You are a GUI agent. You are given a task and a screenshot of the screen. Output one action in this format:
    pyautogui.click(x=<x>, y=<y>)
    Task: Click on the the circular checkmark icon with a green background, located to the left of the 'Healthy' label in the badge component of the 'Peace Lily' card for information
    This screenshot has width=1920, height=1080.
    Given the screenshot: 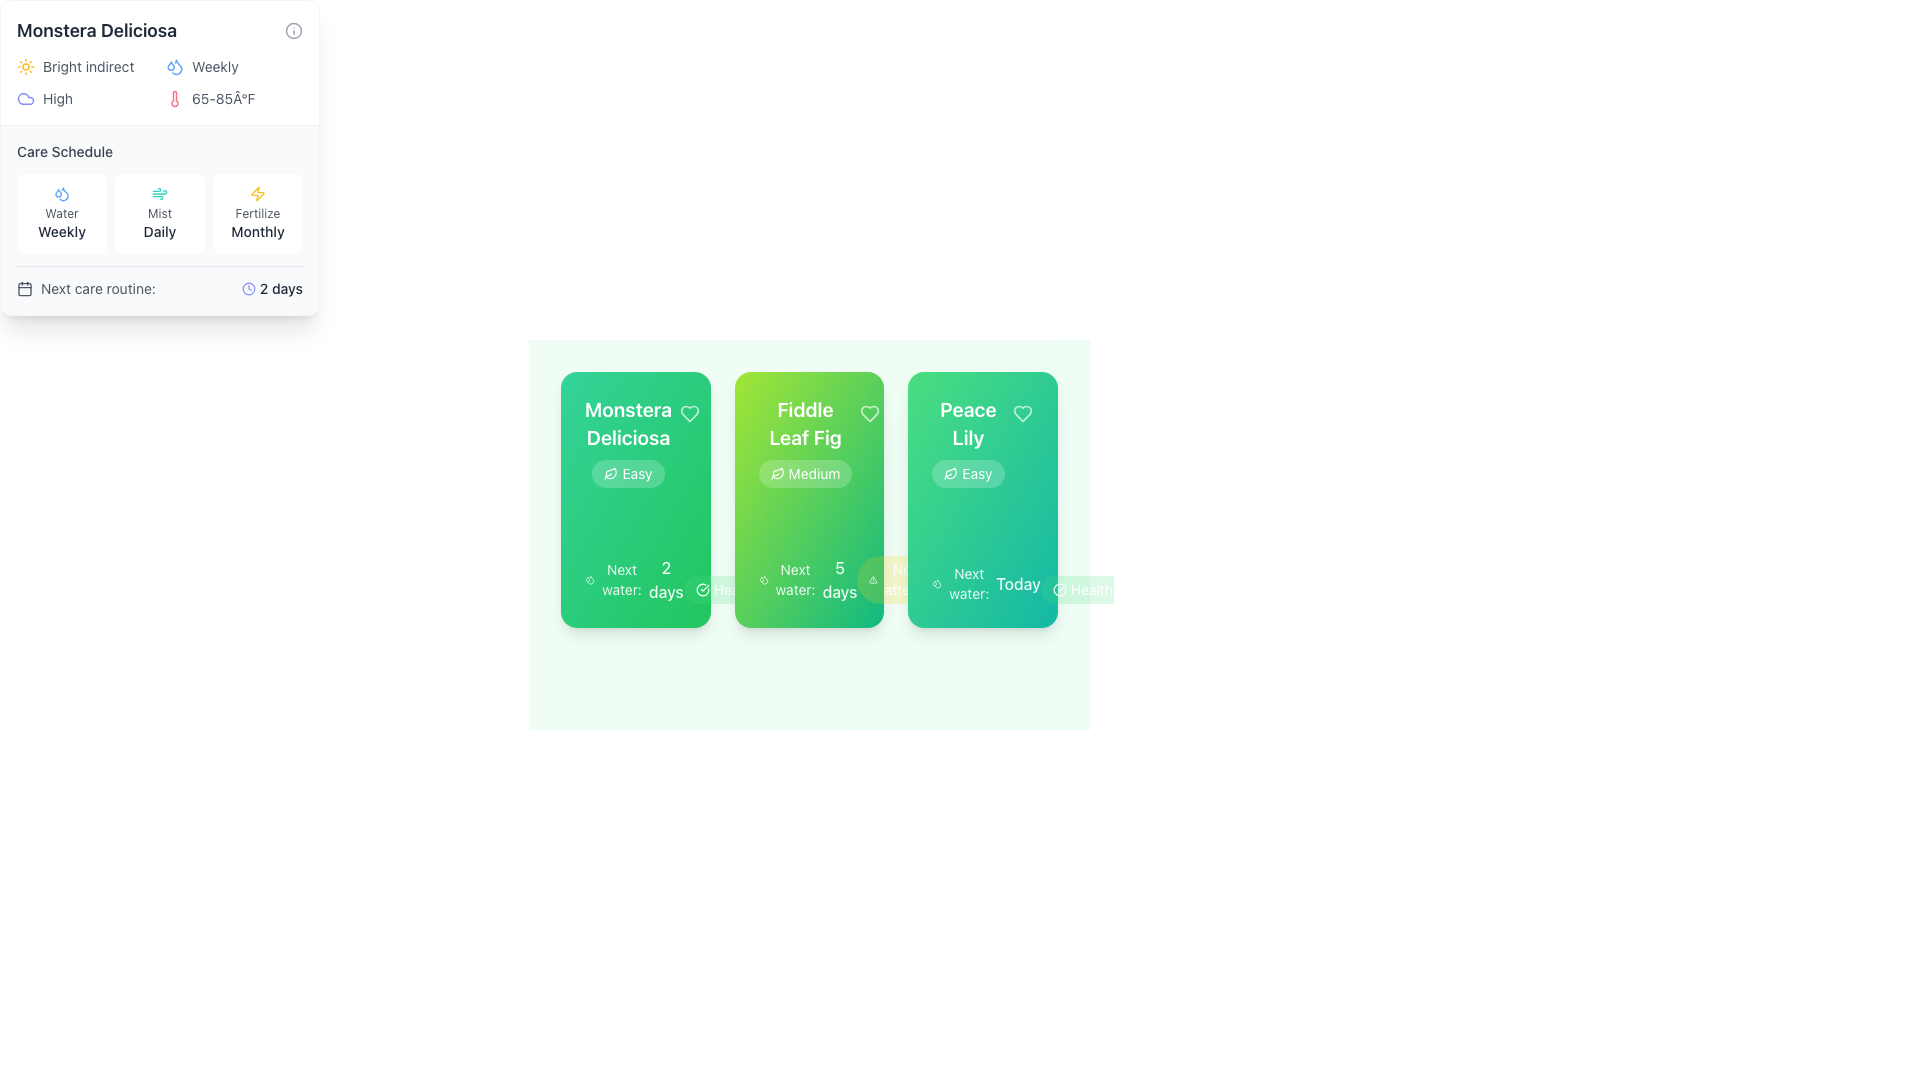 What is the action you would take?
    pyautogui.click(x=1058, y=589)
    